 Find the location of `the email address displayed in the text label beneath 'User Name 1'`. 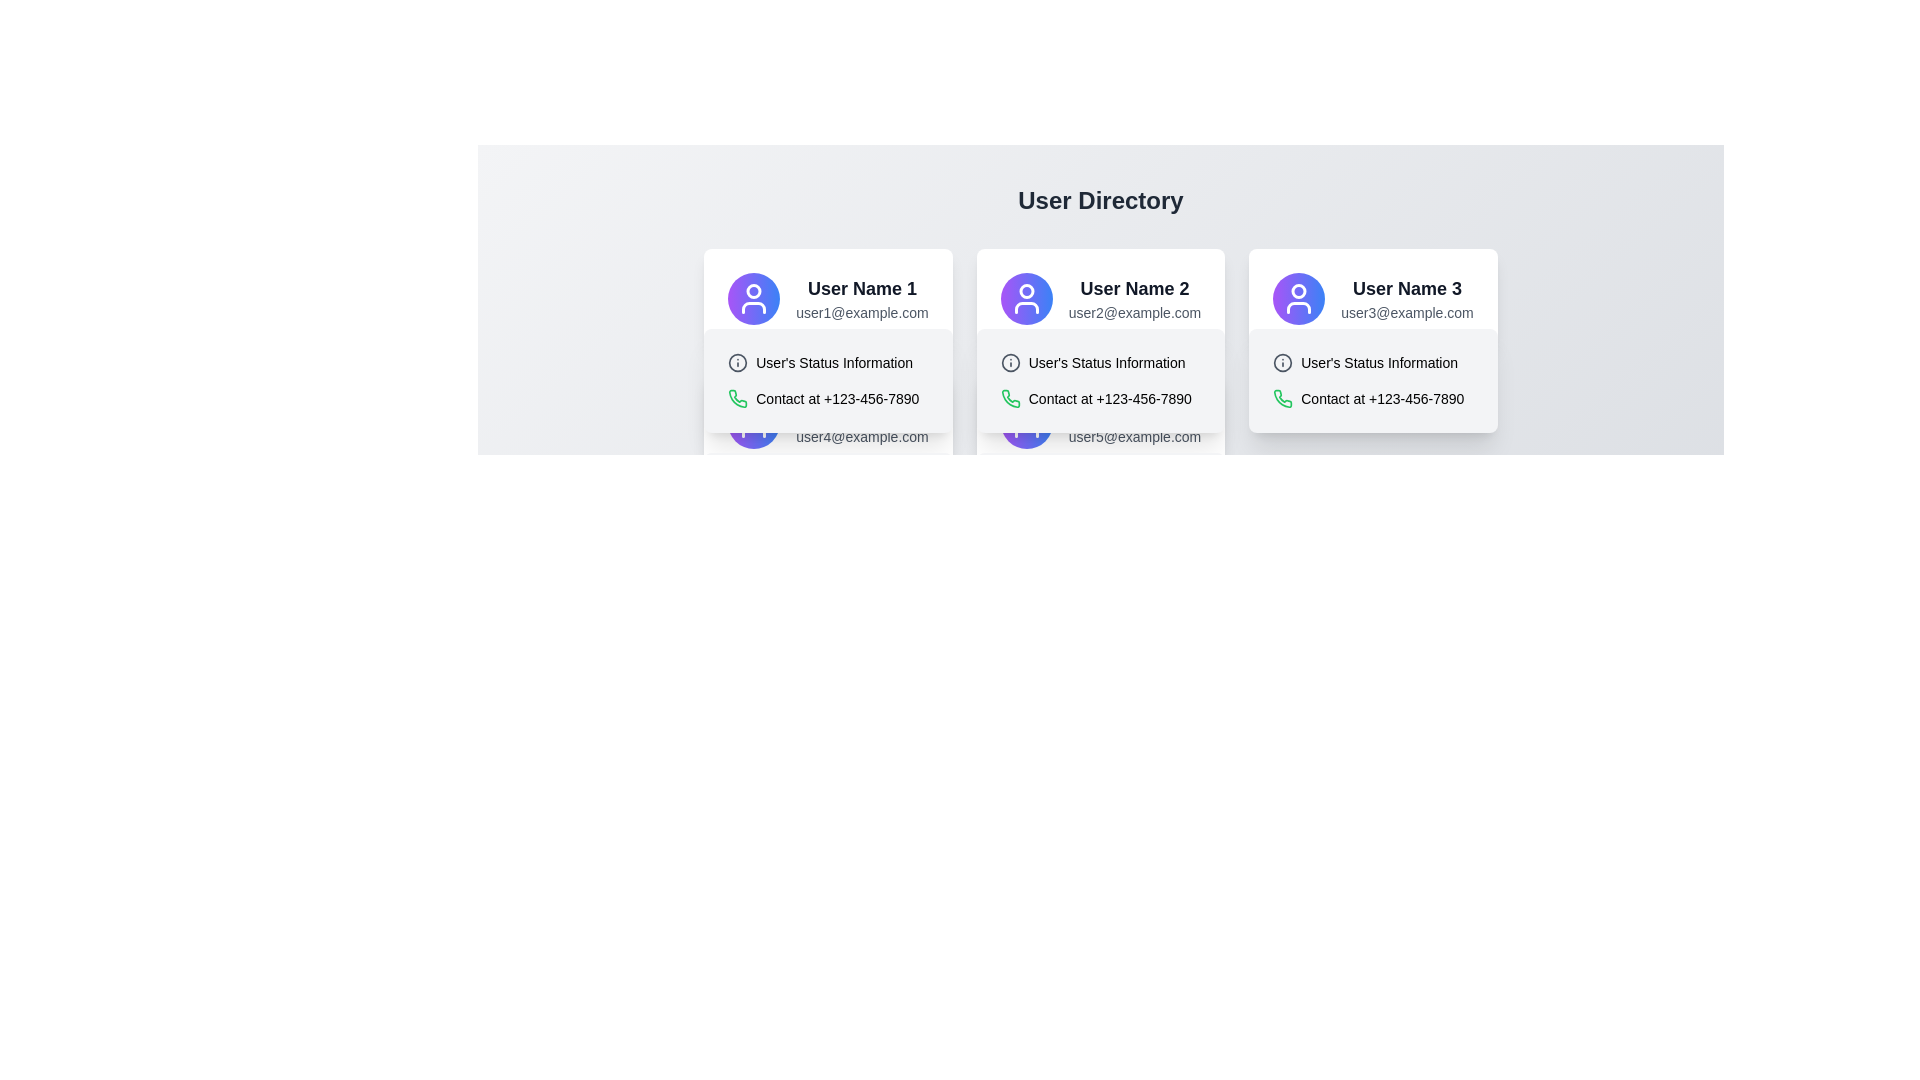

the email address displayed in the text label beneath 'User Name 1' is located at coordinates (862, 312).